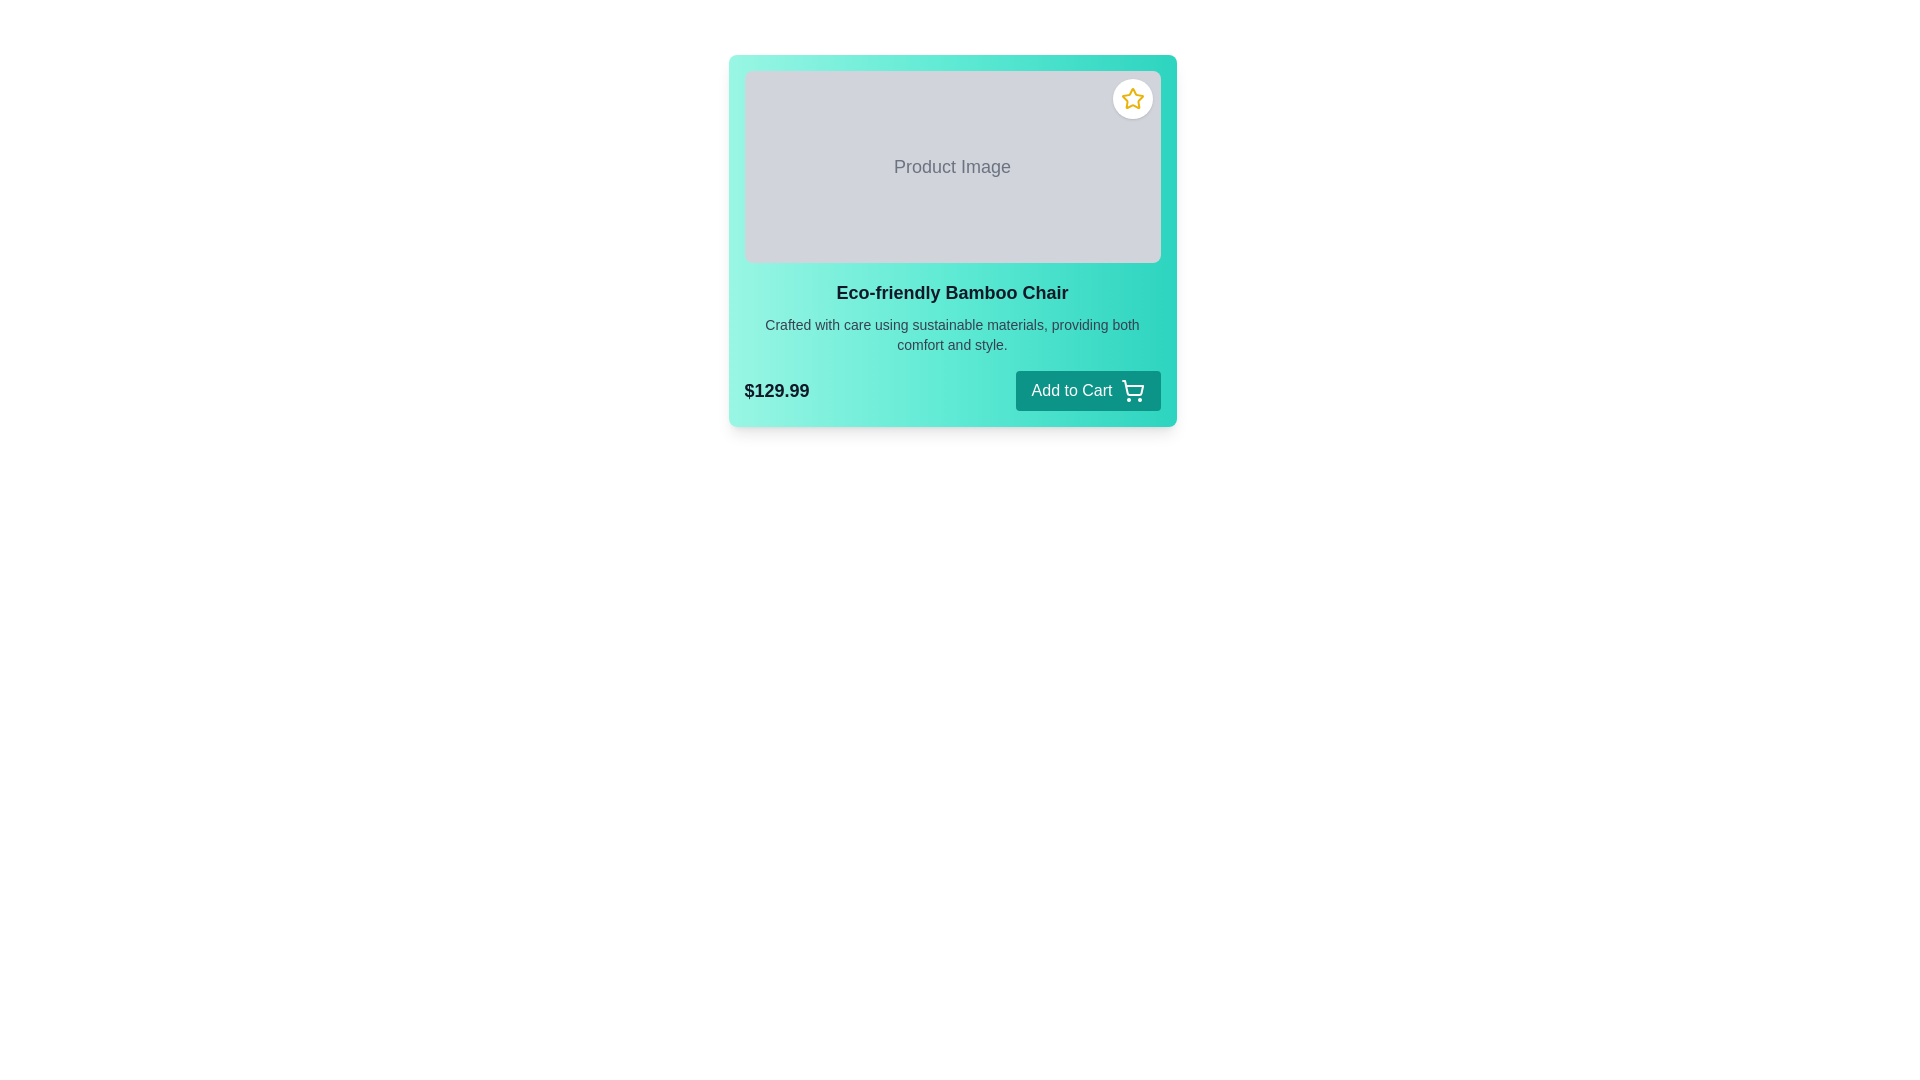 The width and height of the screenshot is (1920, 1080). Describe the element at coordinates (951, 334) in the screenshot. I see `the text block that reads 'Crafted with care using sustainable materials, providing both comfort and style.' which is located beneath the title 'Eco-friendly Bamboo Chair' in the product display card` at that location.